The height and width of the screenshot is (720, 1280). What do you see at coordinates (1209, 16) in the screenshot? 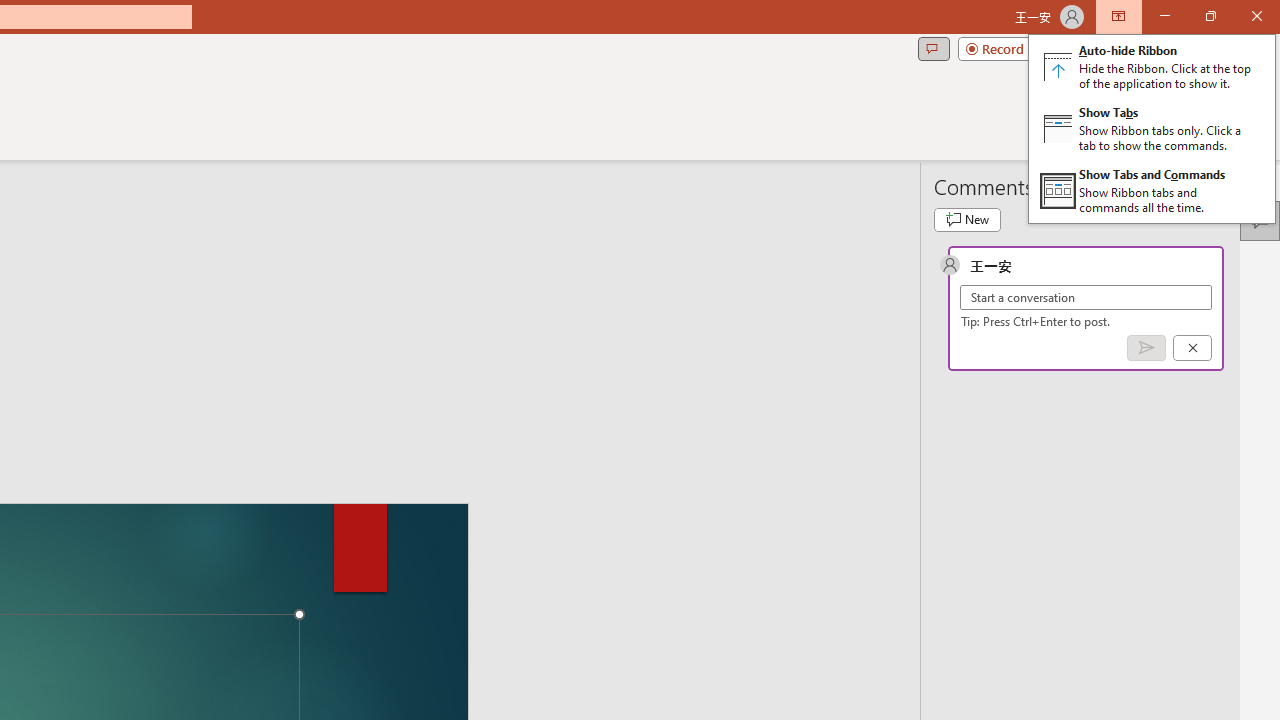
I see `'Restore Down'` at bounding box center [1209, 16].